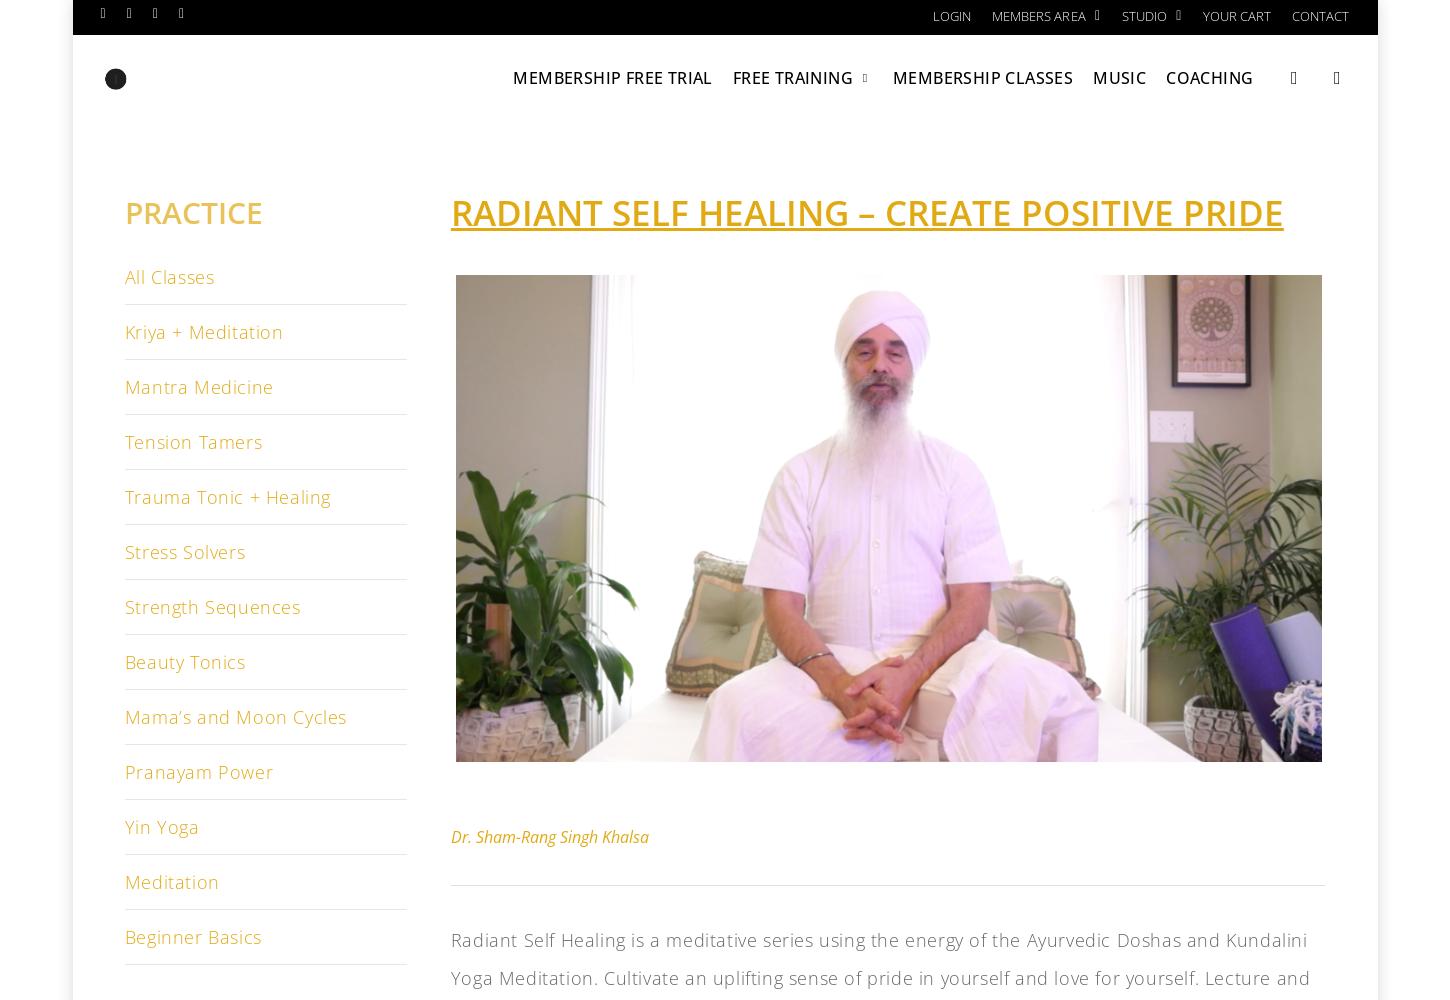 Image resolution: width=1450 pixels, height=1000 pixels. I want to click on 'Tension Tamers', so click(191, 441).